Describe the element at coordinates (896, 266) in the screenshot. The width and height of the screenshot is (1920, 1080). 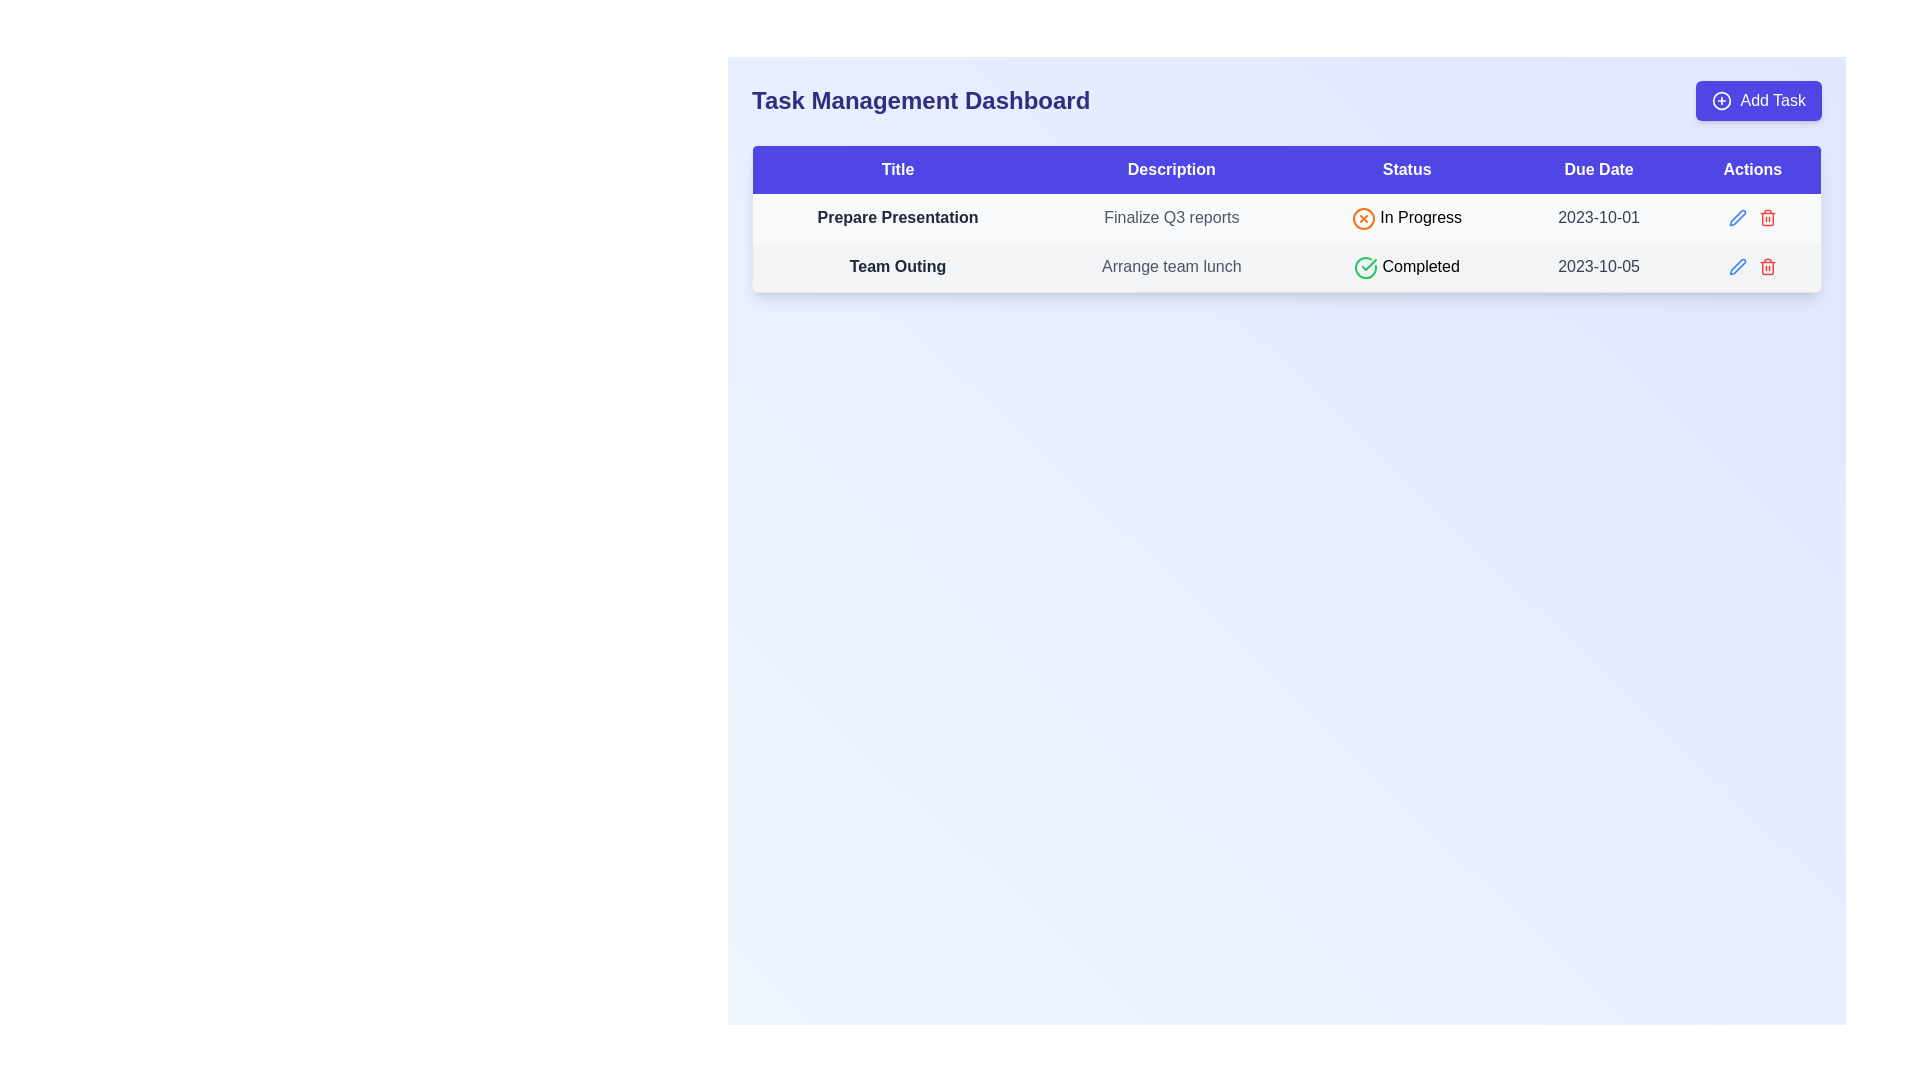
I see `the text label displaying 'Team Outing' in bold font within the 'Title' column of the second row in the 'Task Management Dashboard'` at that location.